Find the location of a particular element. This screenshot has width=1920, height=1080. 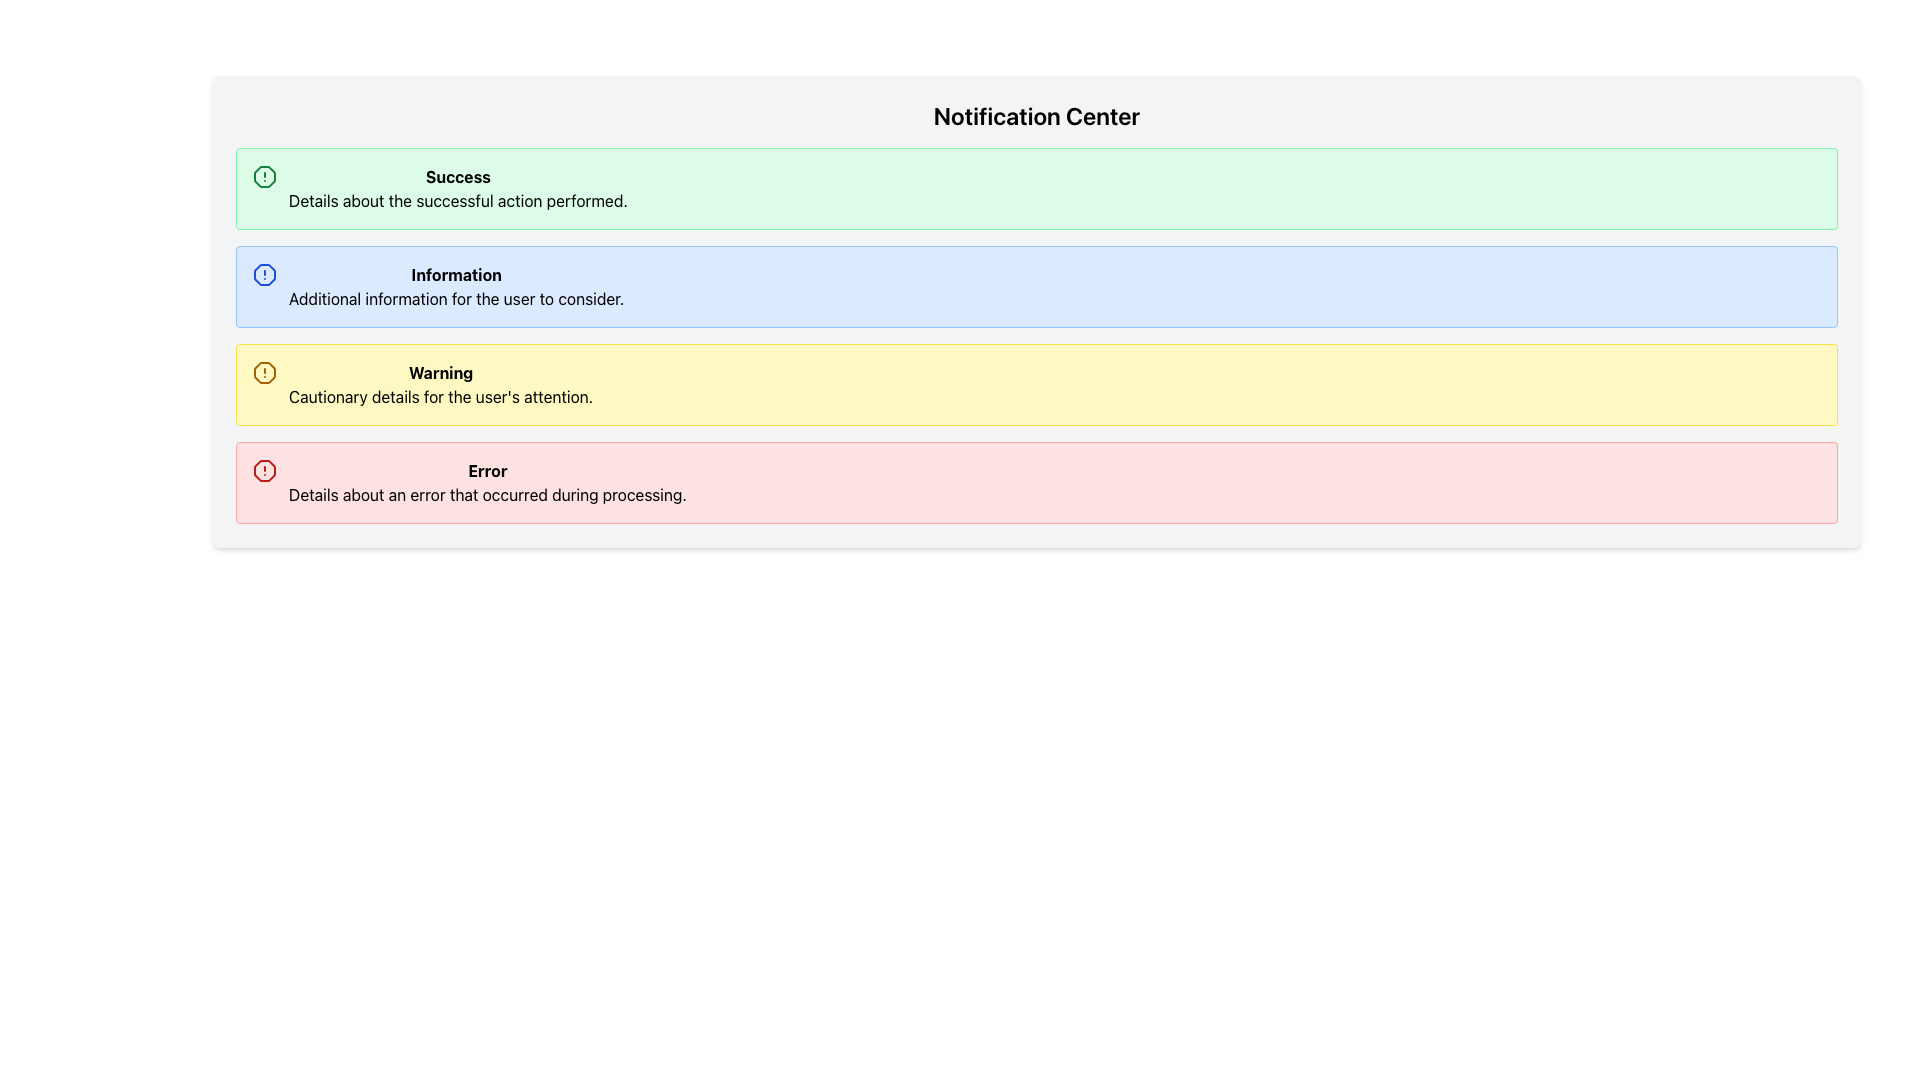

the warning icon within the 'Warning' notification card to emphasize the warning message it signifies is located at coordinates (263, 373).